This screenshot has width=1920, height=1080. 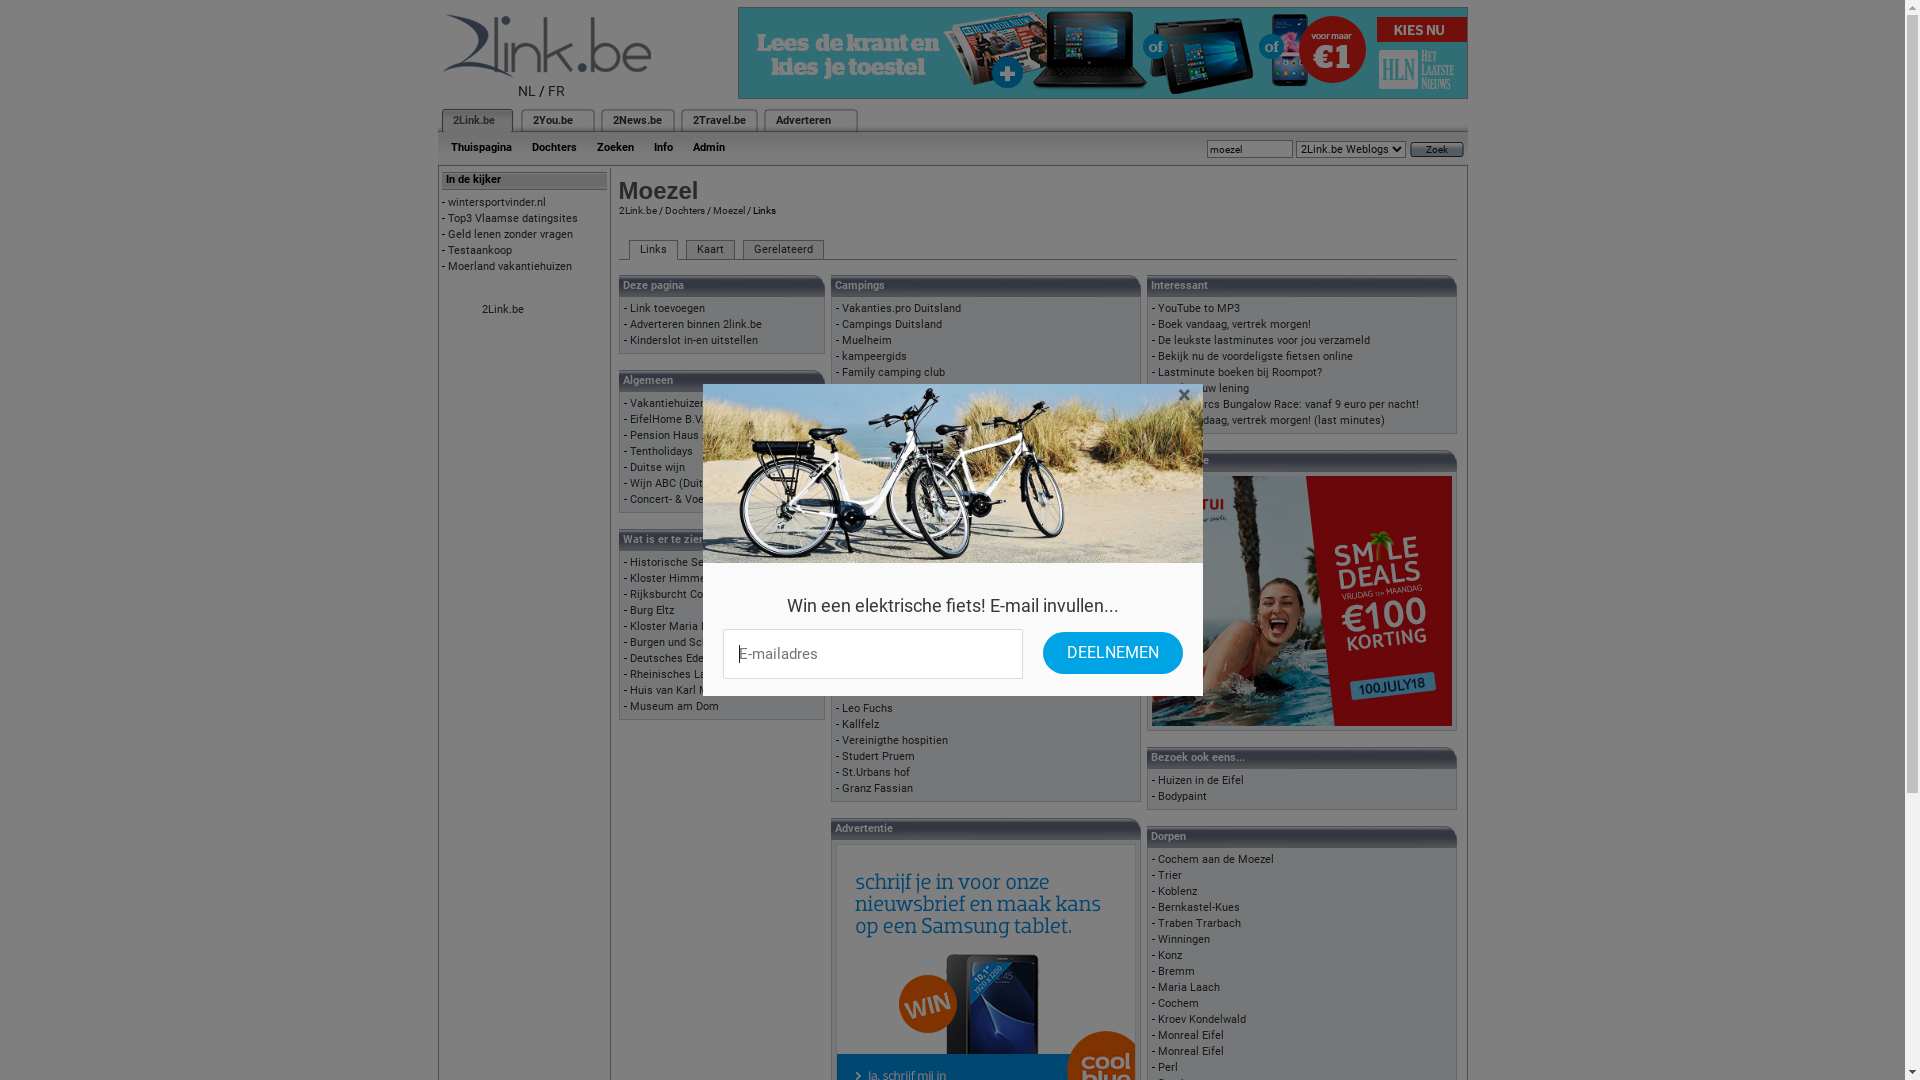 I want to click on 'Concert- & Voetbaltickets', so click(x=628, y=498).